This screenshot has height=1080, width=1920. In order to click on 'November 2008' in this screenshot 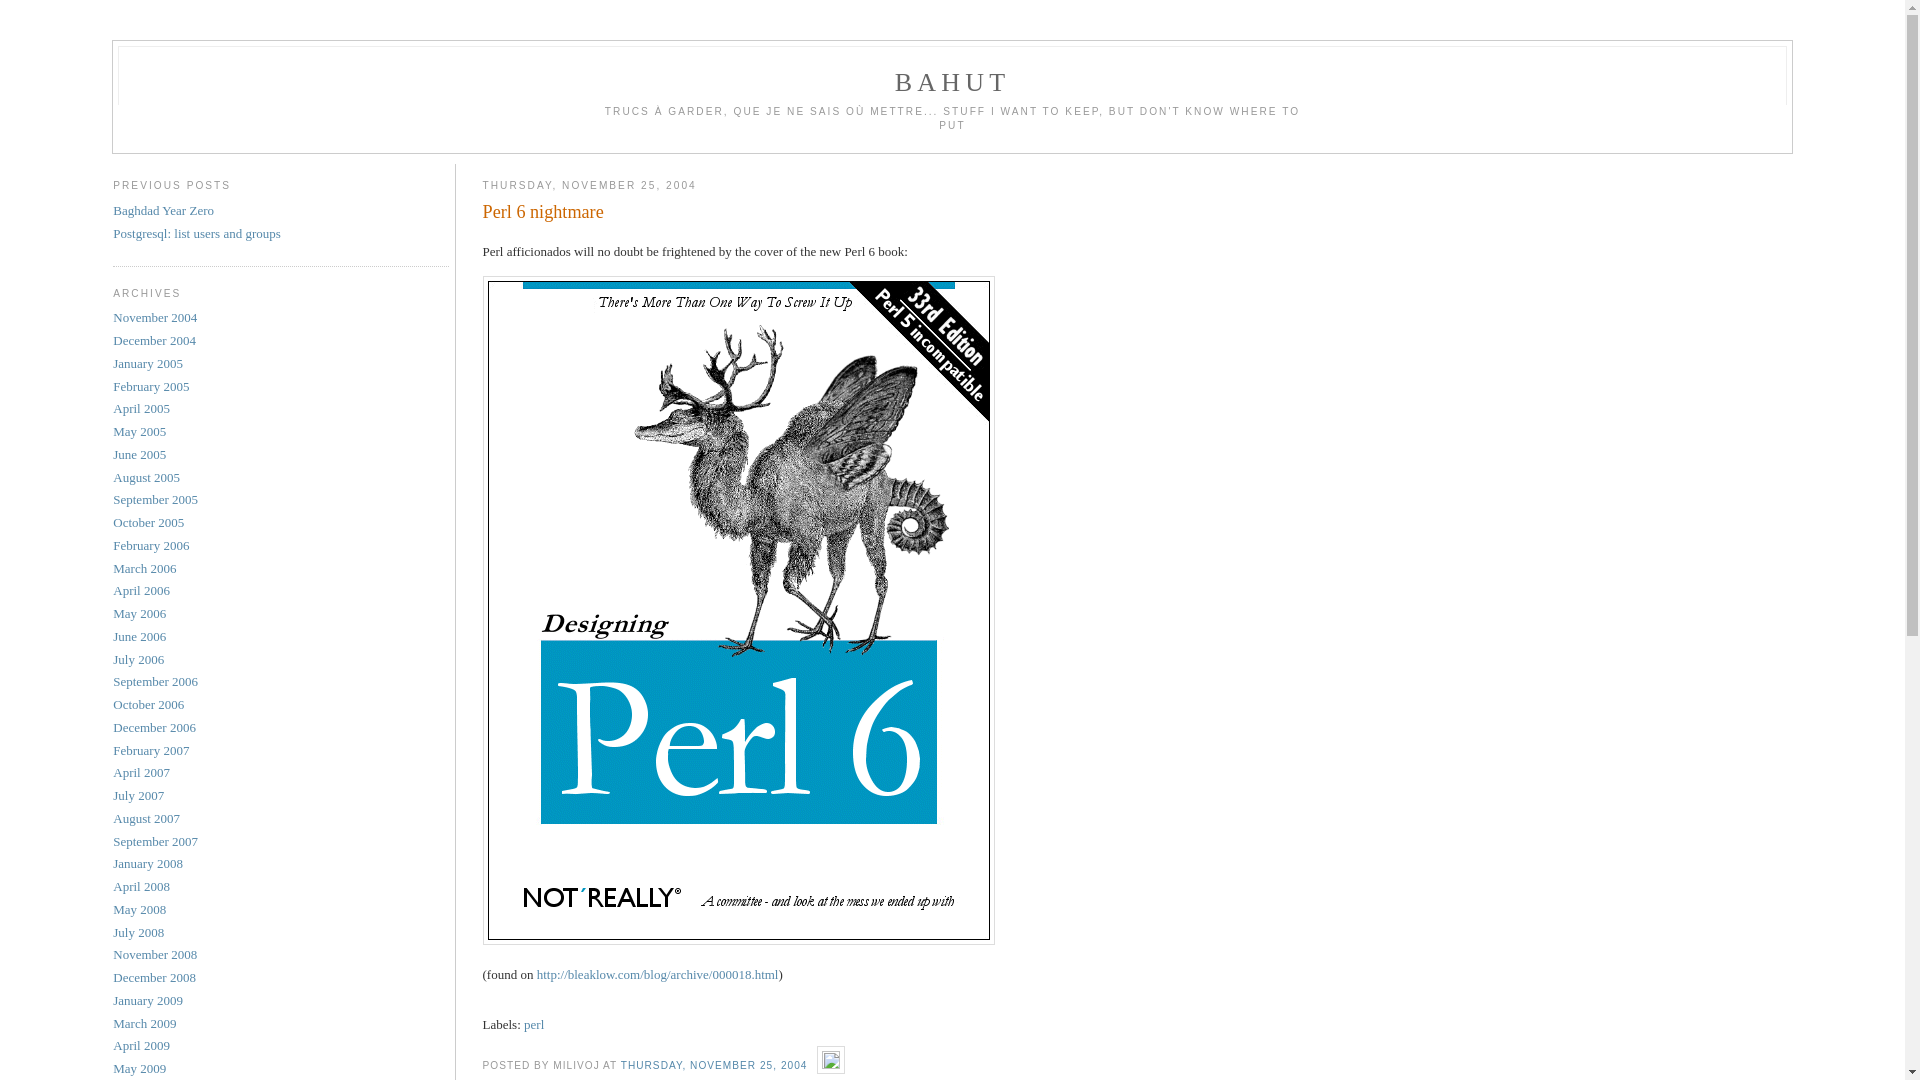, I will do `click(153, 953)`.